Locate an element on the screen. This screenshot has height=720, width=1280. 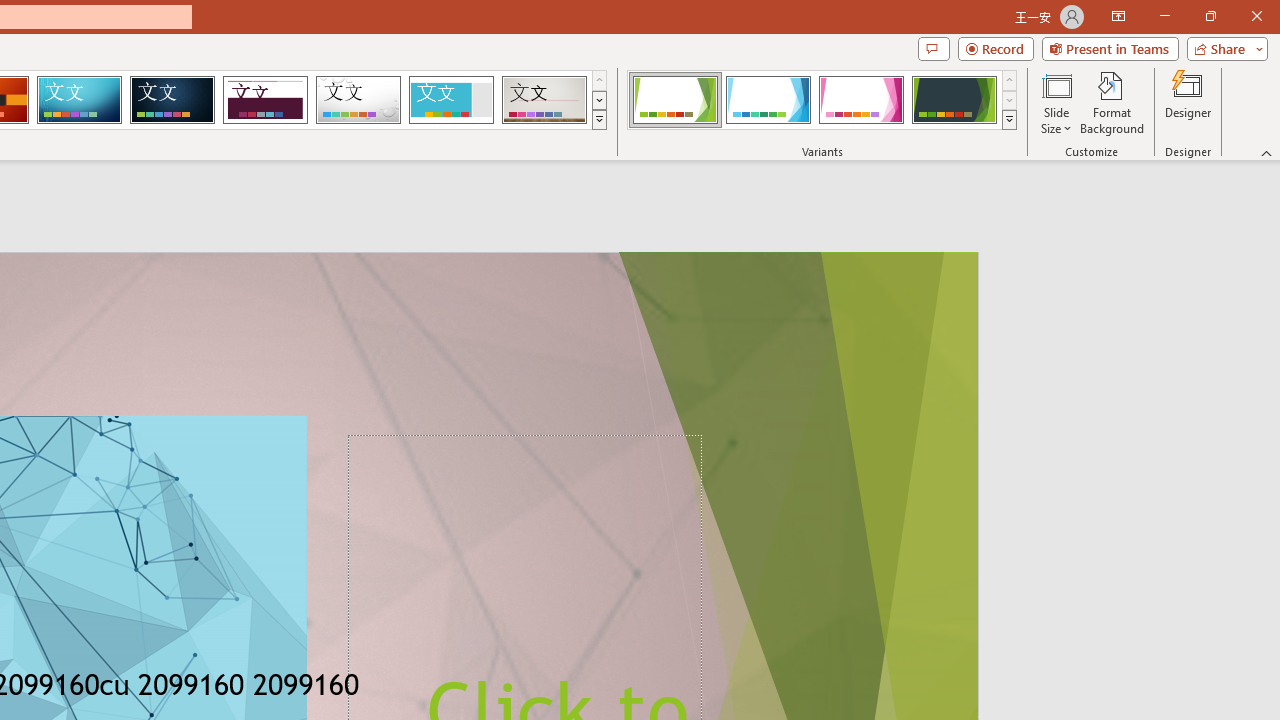
'Facet Variant 3' is located at coordinates (861, 100).